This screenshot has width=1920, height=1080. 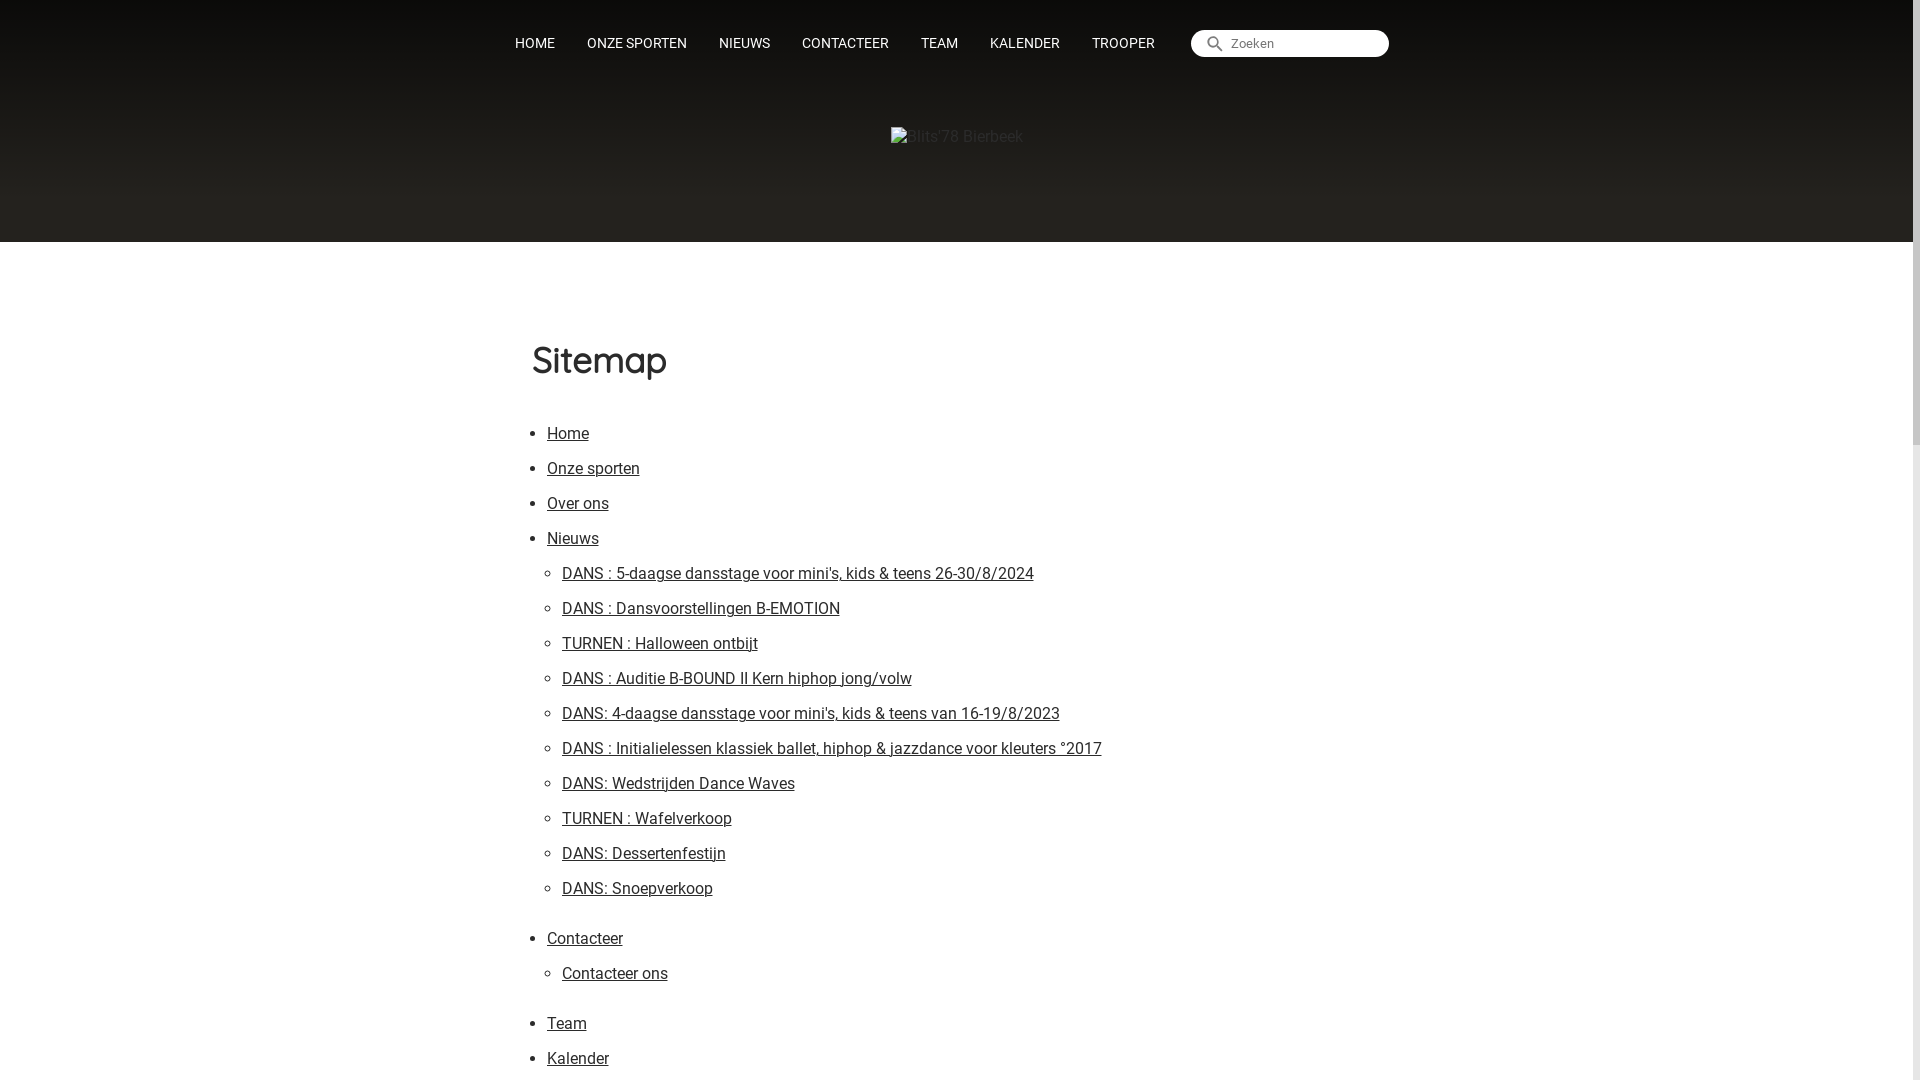 What do you see at coordinates (546, 1060) in the screenshot?
I see `'Kalender'` at bounding box center [546, 1060].